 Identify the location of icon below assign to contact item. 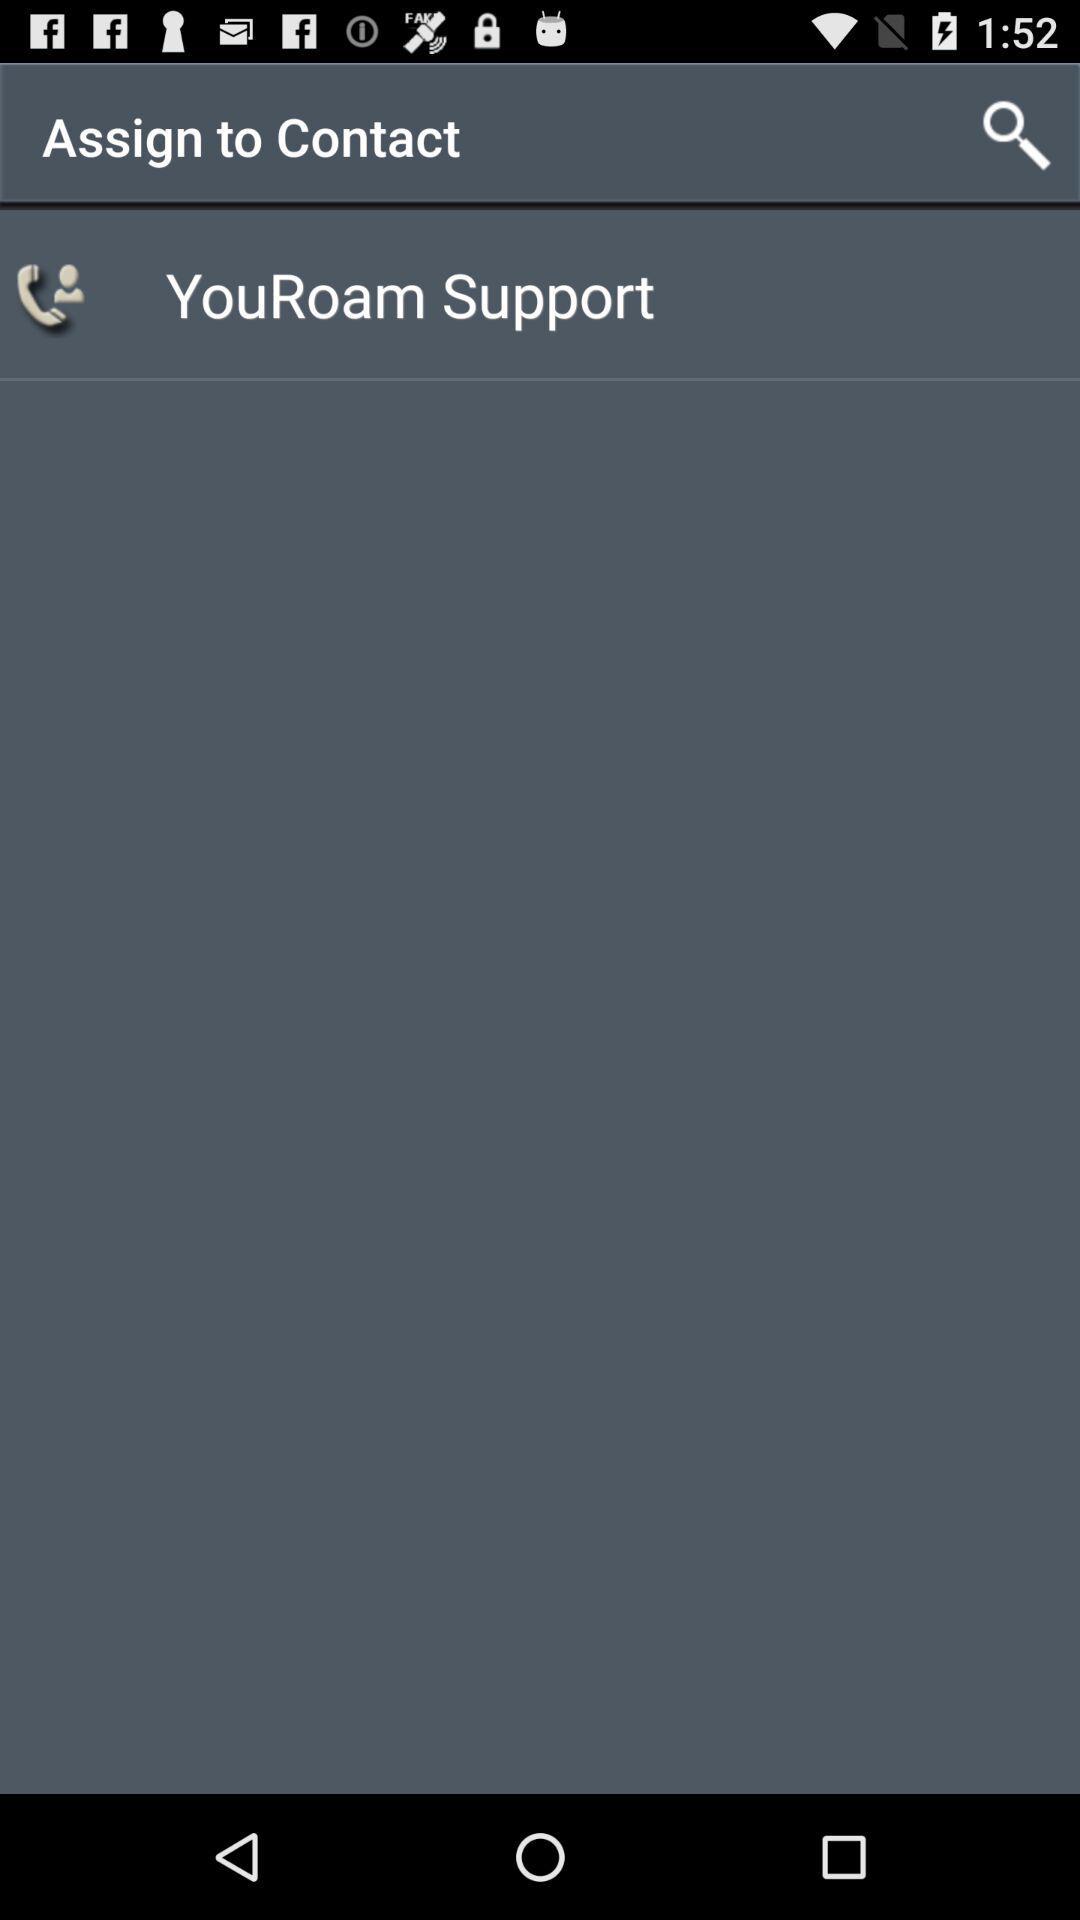
(409, 292).